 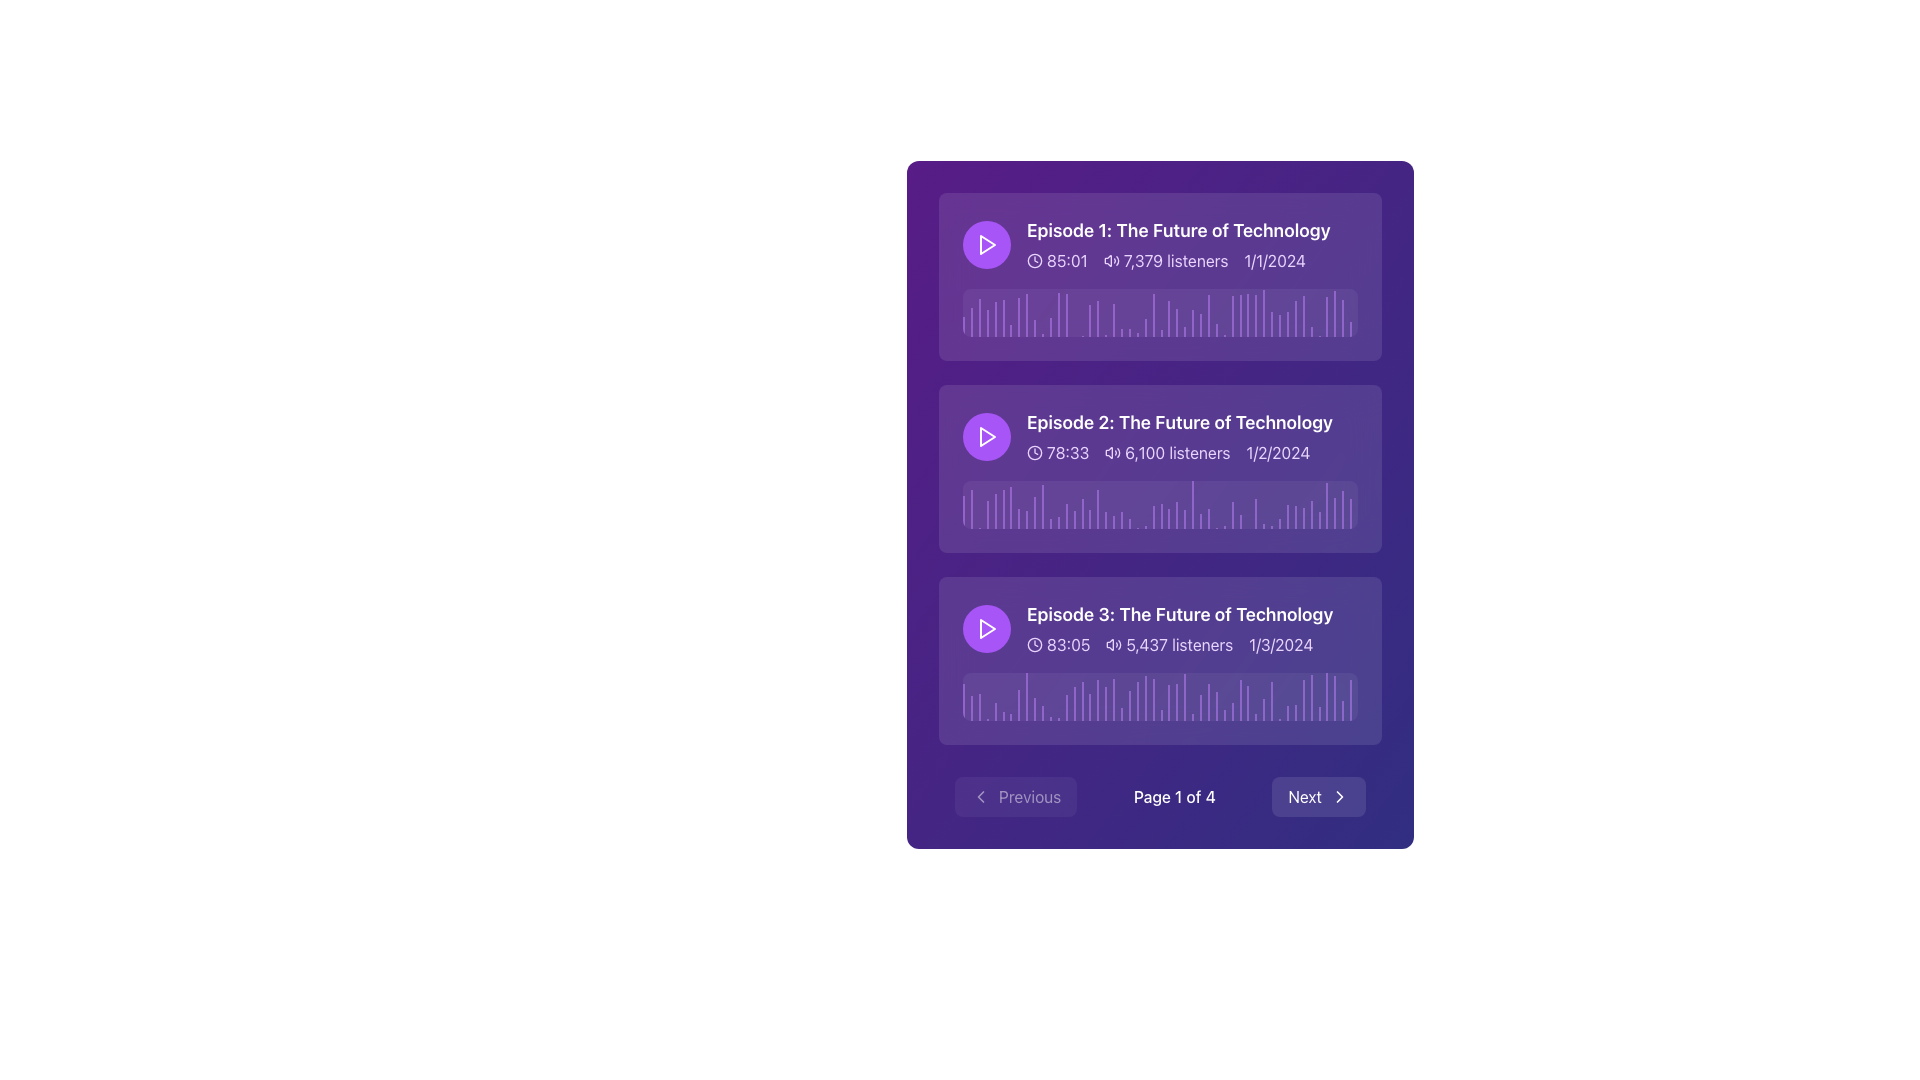 What do you see at coordinates (1185, 518) in the screenshot?
I see `the position of the Progress indicator, a vertical purple line located within the waveform of the second episode, at approximately the 56% mark` at bounding box center [1185, 518].